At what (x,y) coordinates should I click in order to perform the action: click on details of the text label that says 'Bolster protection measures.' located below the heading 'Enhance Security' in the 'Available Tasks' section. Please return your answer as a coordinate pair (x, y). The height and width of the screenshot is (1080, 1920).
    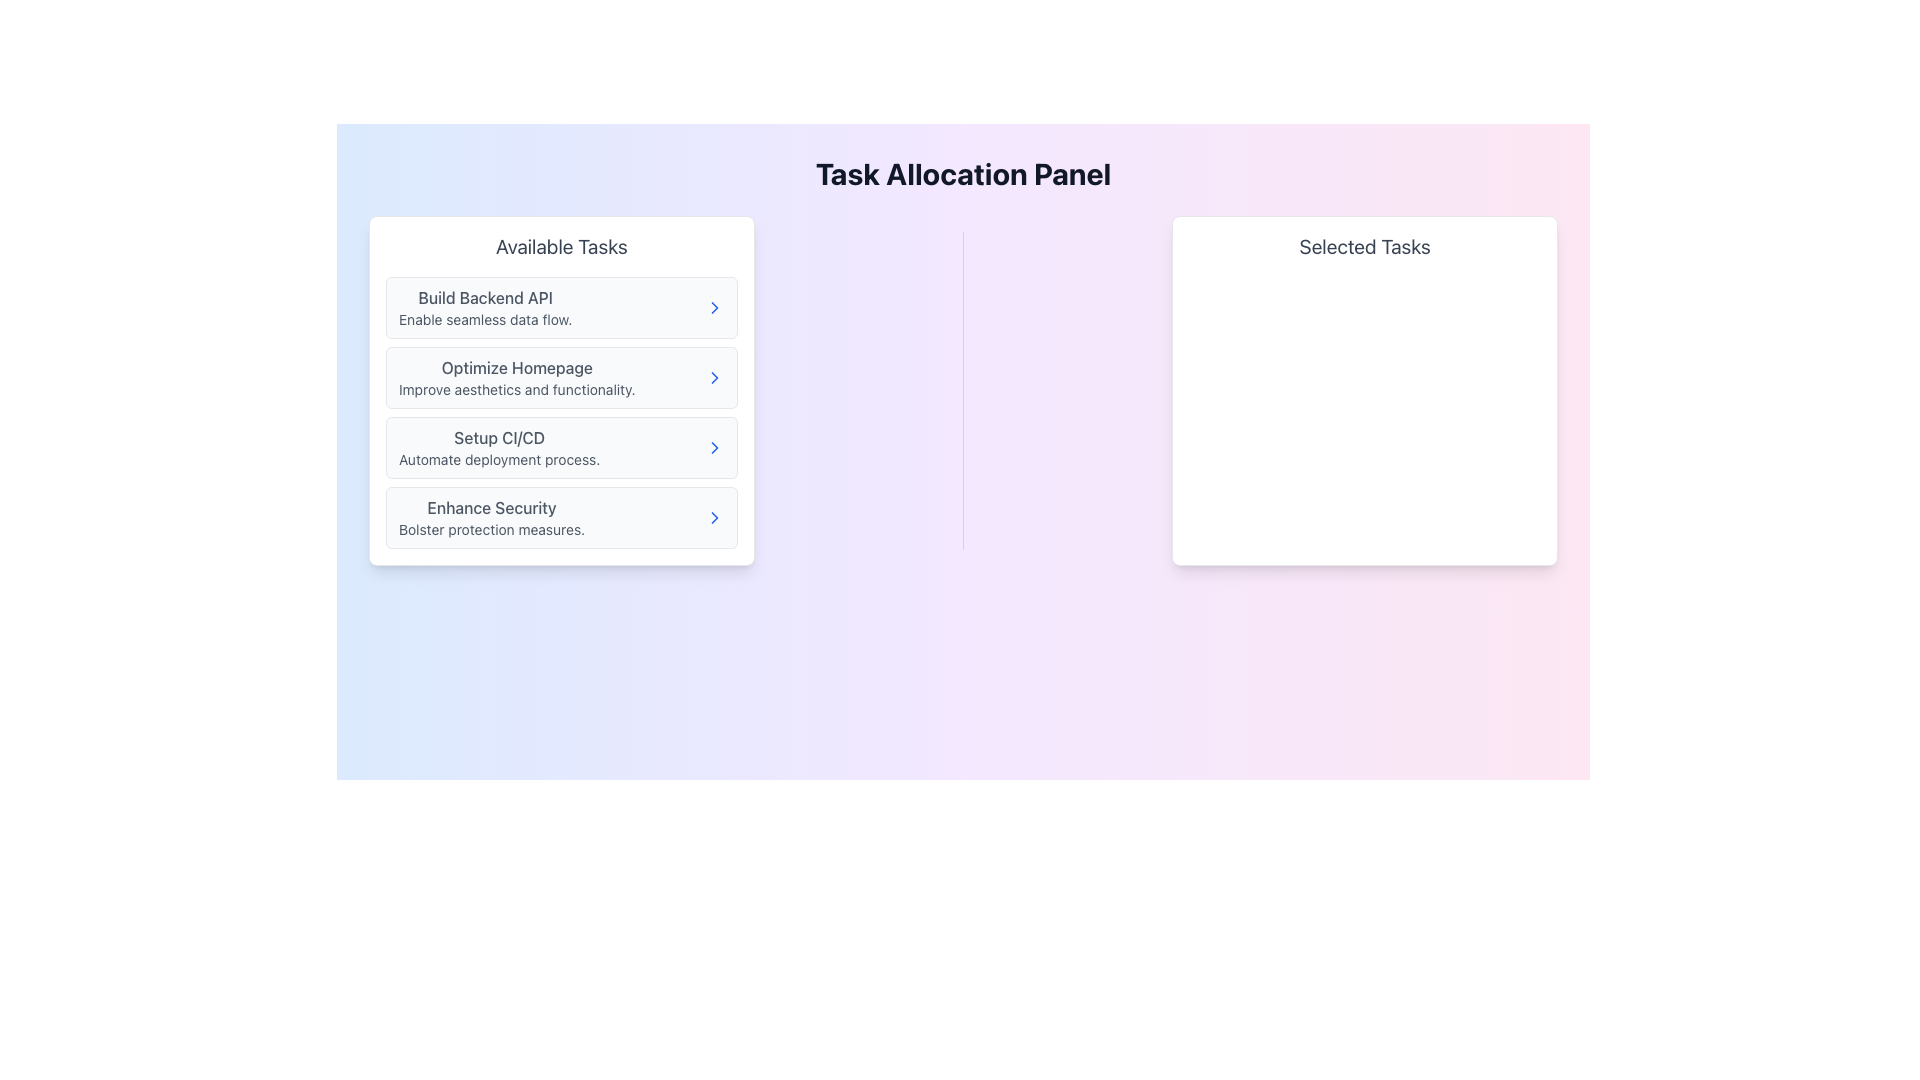
    Looking at the image, I should click on (492, 528).